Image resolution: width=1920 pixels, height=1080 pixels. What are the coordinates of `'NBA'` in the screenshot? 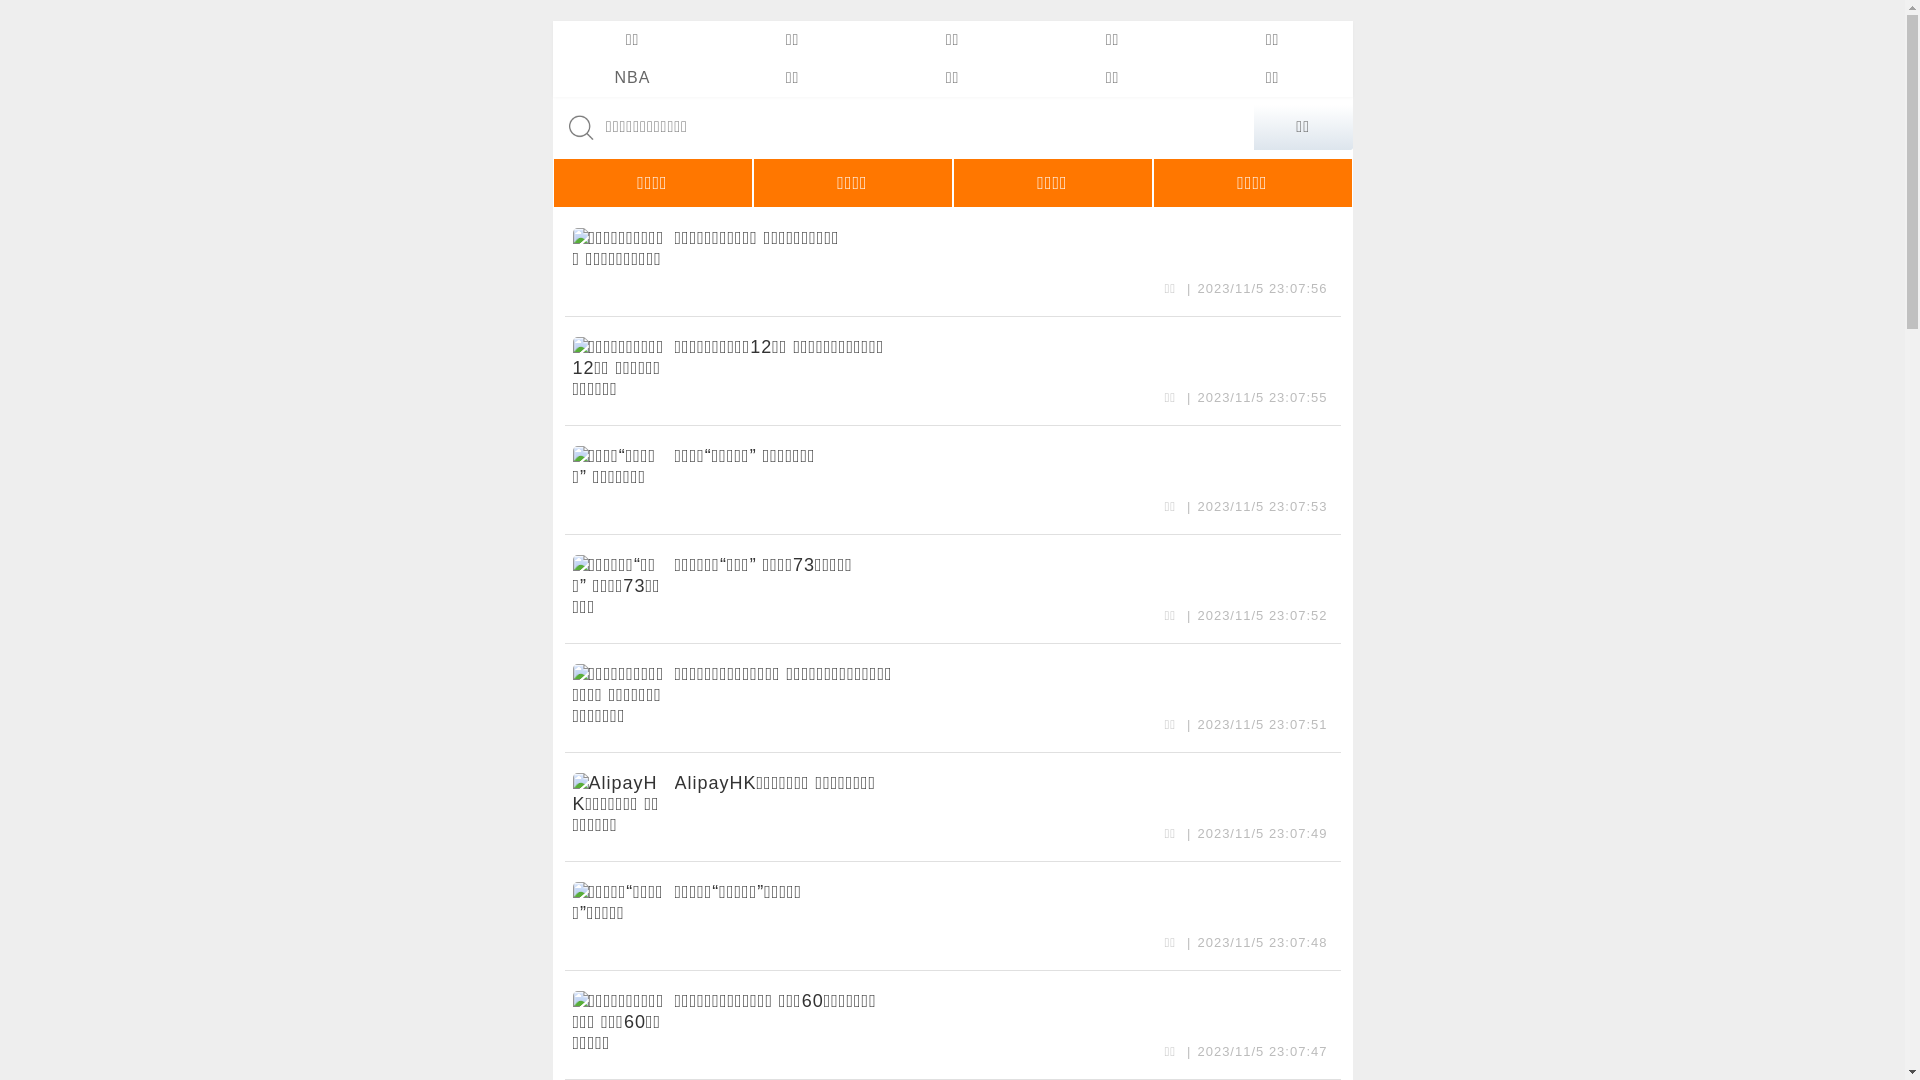 It's located at (631, 76).